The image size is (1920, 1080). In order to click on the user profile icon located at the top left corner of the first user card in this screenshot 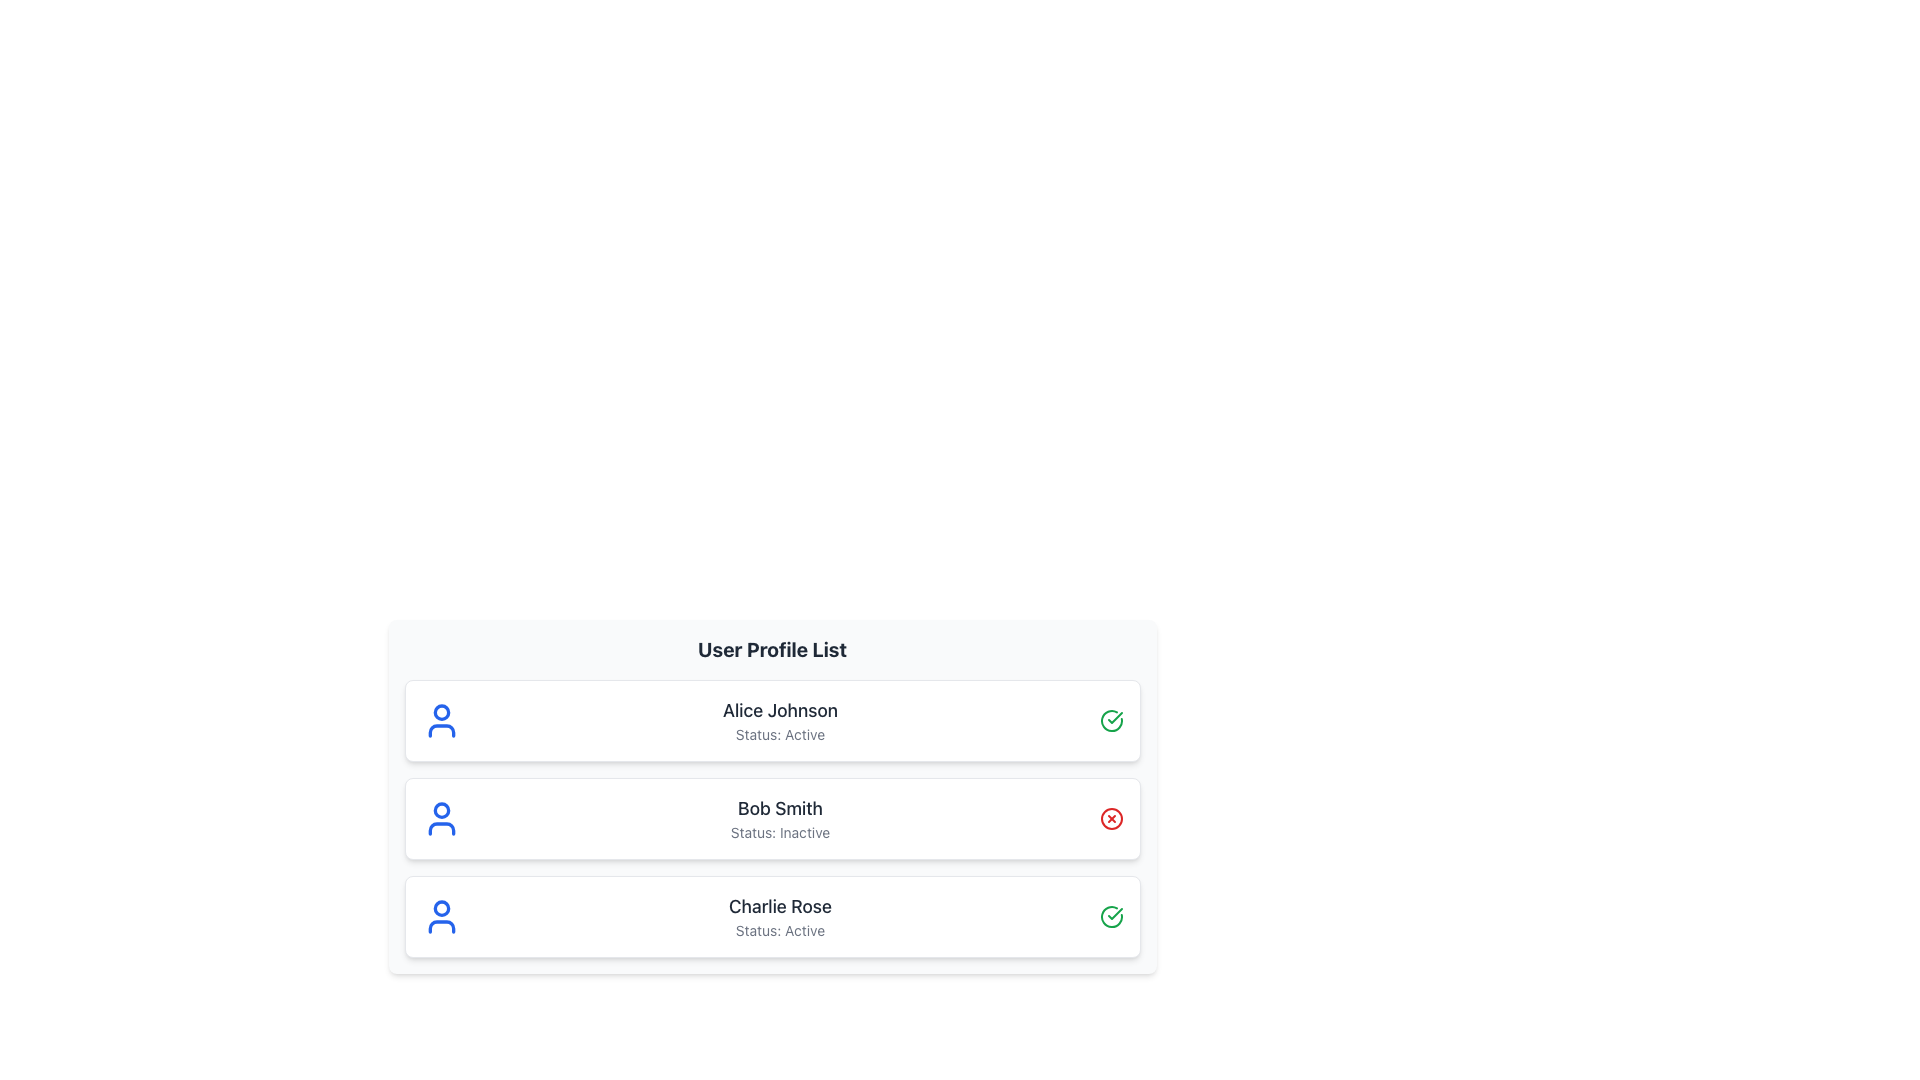, I will do `click(440, 721)`.